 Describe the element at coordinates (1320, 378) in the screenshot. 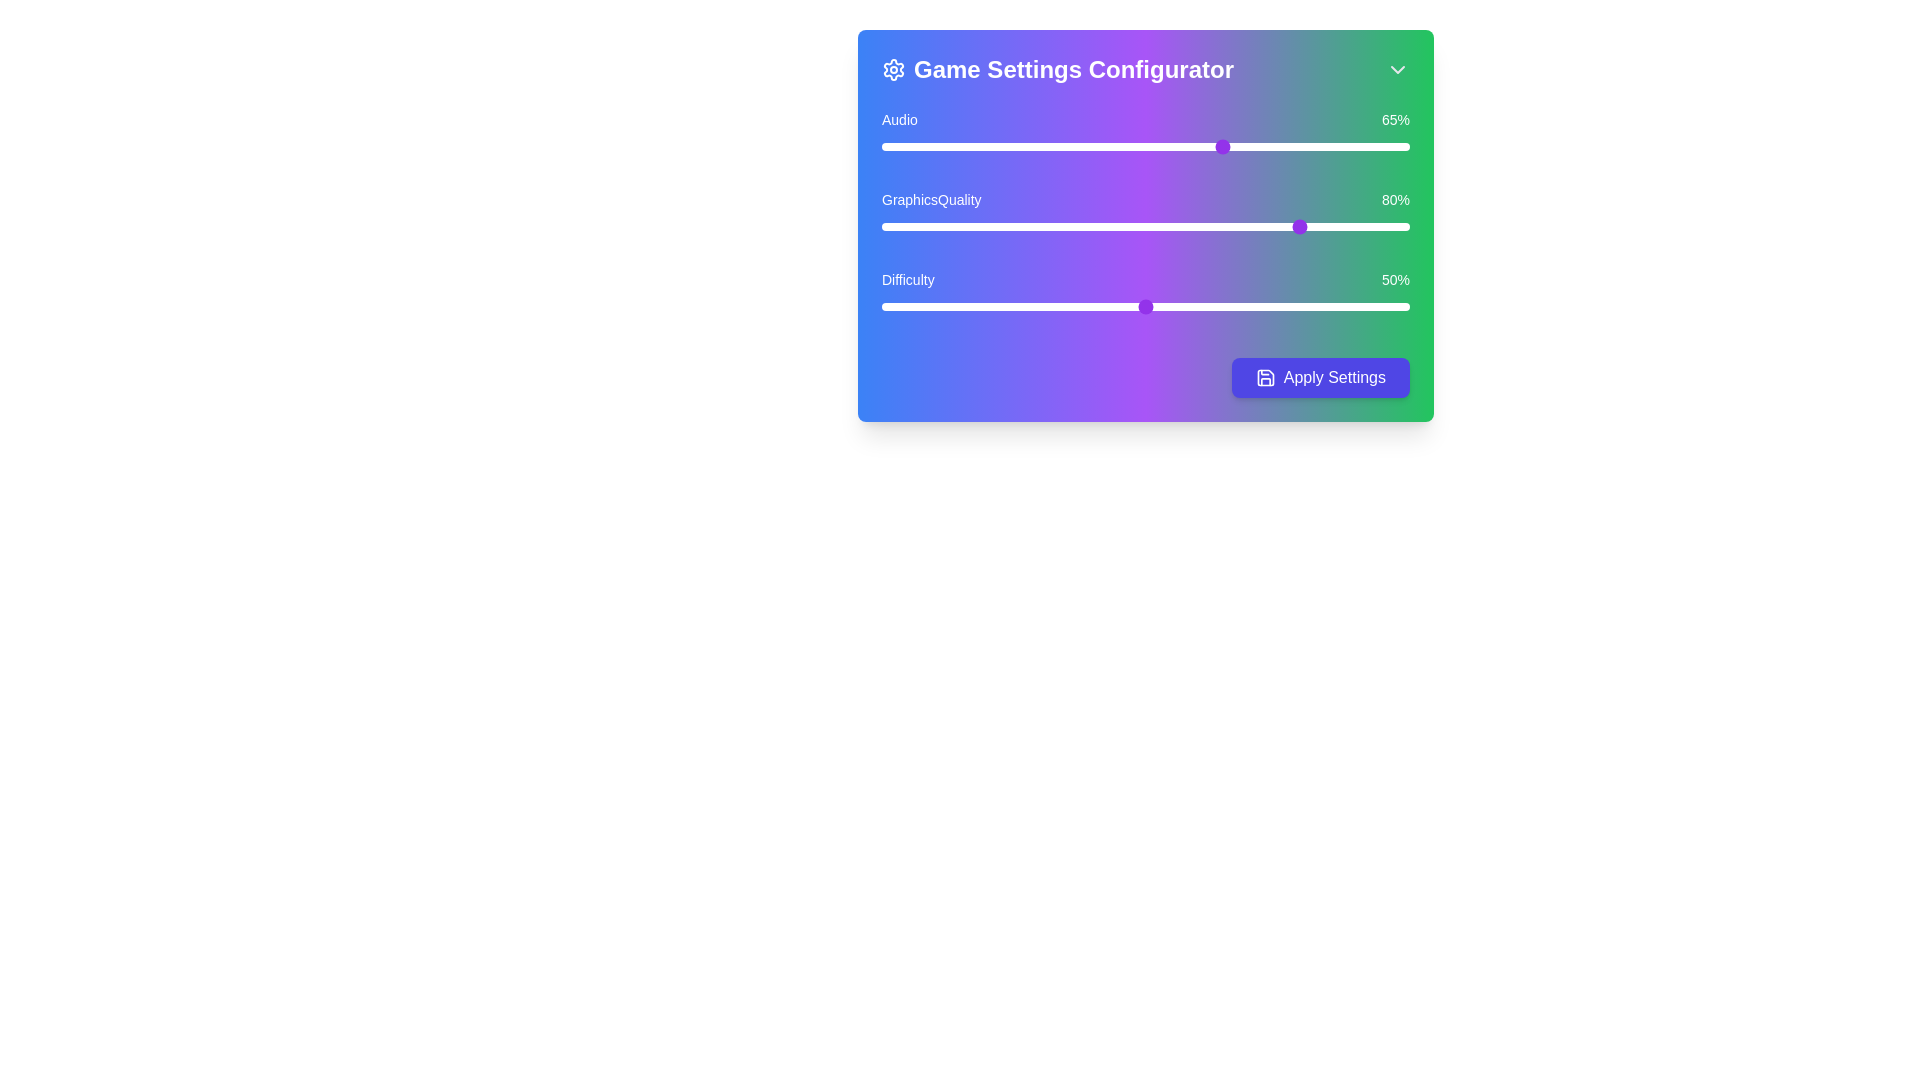

I see `the 'Apply Settings' button with a vibrant indigo background and a save icon to apply the settings` at that location.